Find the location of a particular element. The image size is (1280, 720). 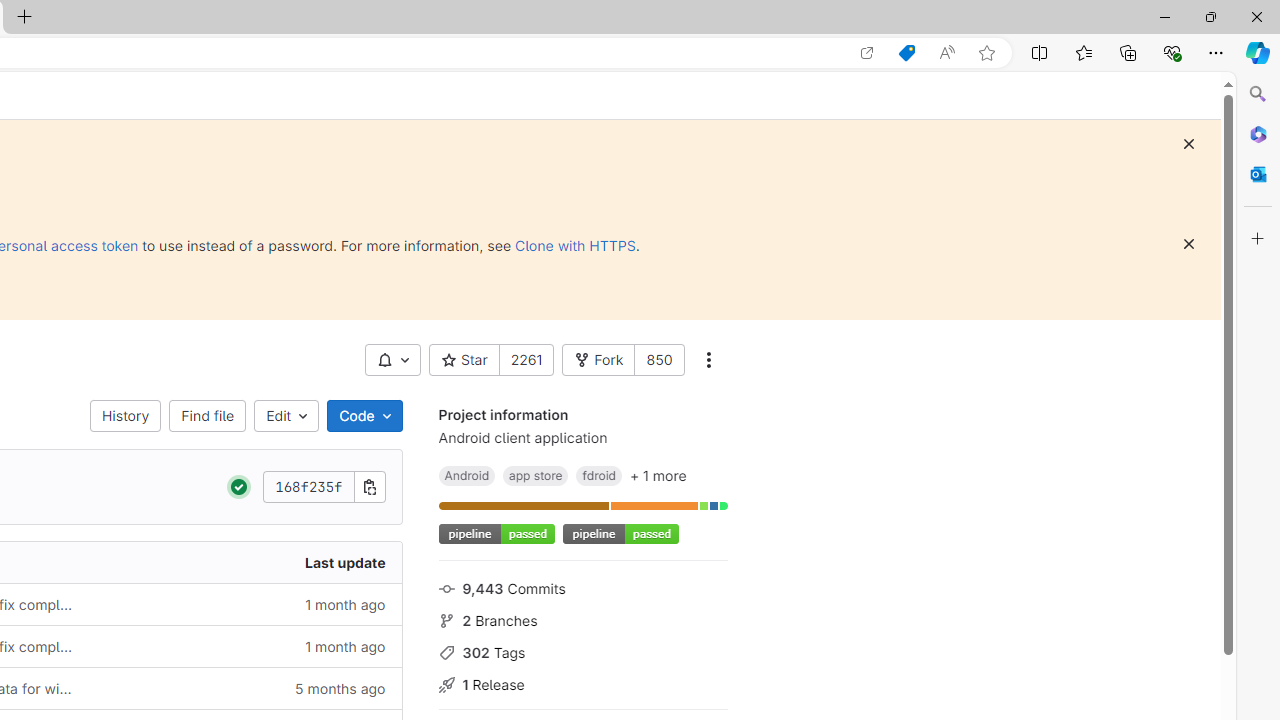

'Clone with HTTPS' is located at coordinates (574, 244).